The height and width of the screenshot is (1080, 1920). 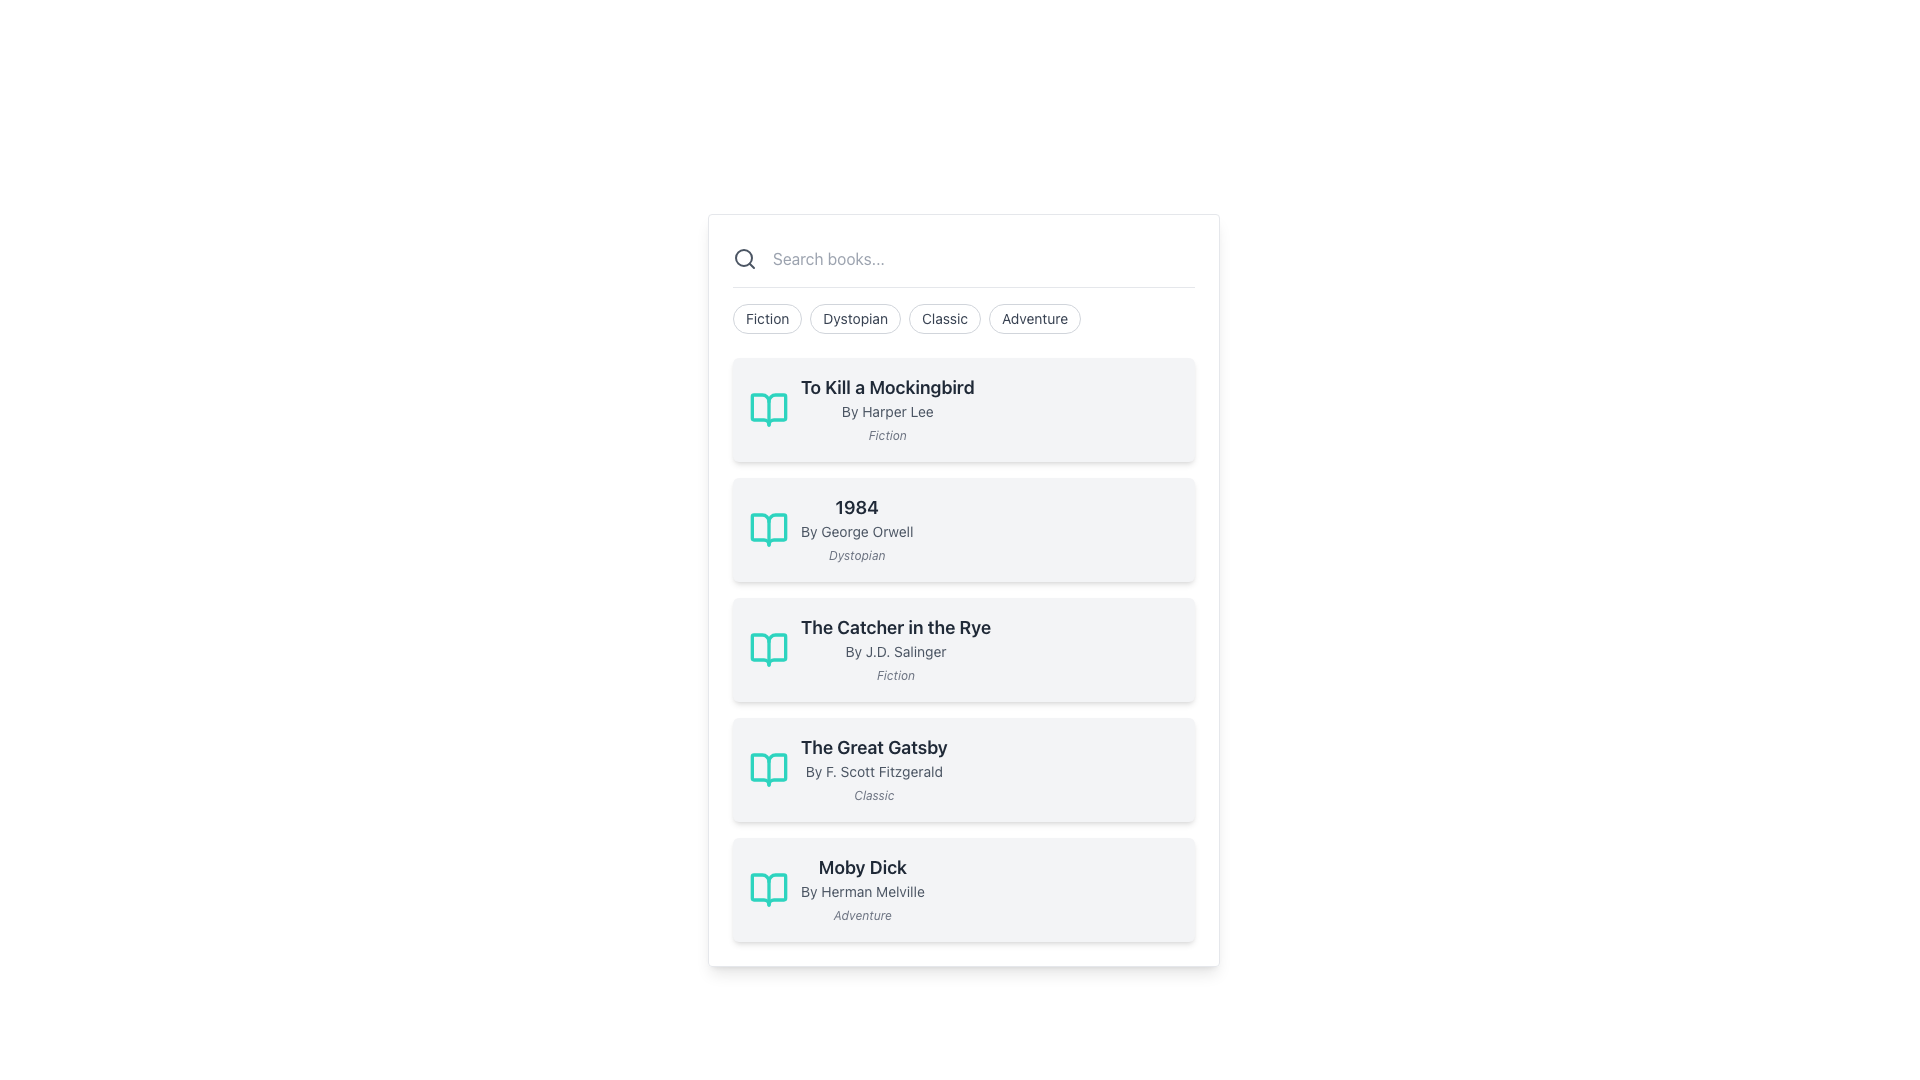 I want to click on the italicized gray text label reading 'Dystopian', which is located below the title '1984' and the author's name 'By George Orwell' in the book entry card, so click(x=857, y=555).